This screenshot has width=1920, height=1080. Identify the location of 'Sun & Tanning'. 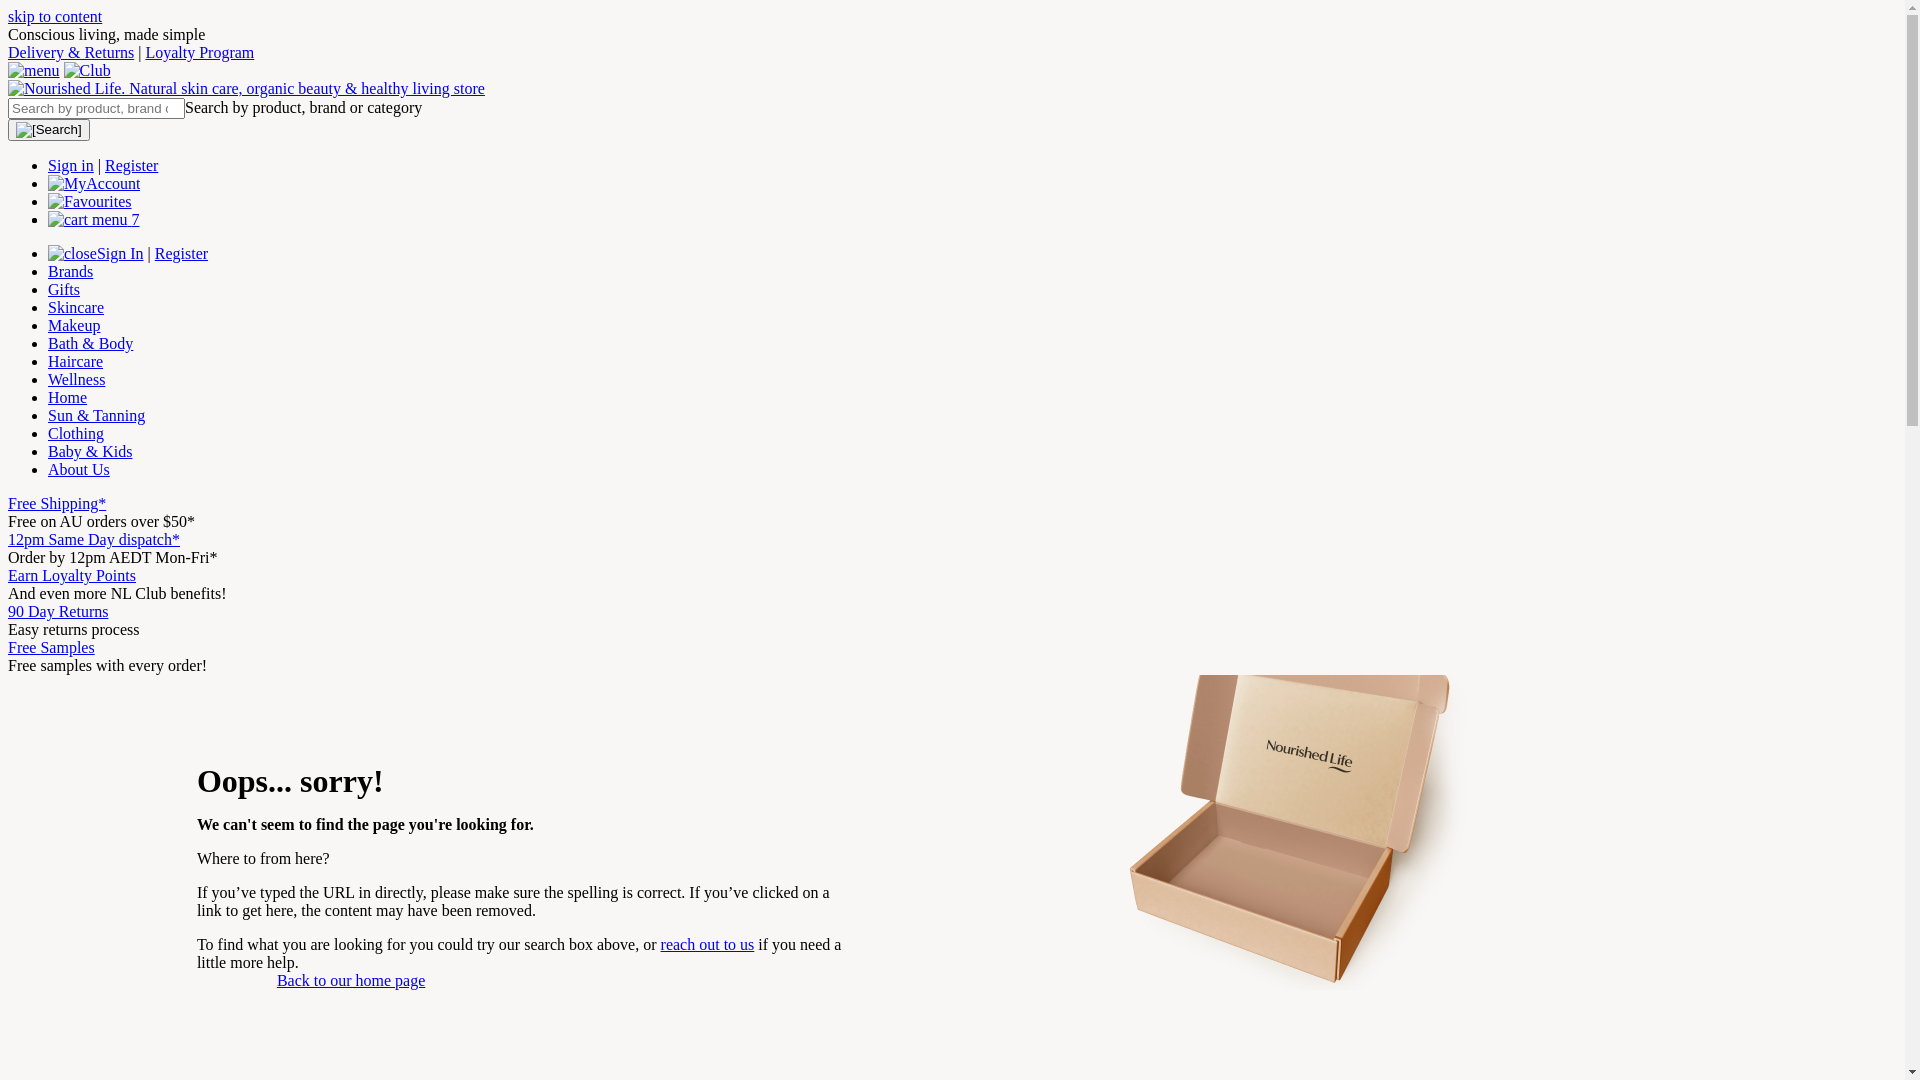
(95, 414).